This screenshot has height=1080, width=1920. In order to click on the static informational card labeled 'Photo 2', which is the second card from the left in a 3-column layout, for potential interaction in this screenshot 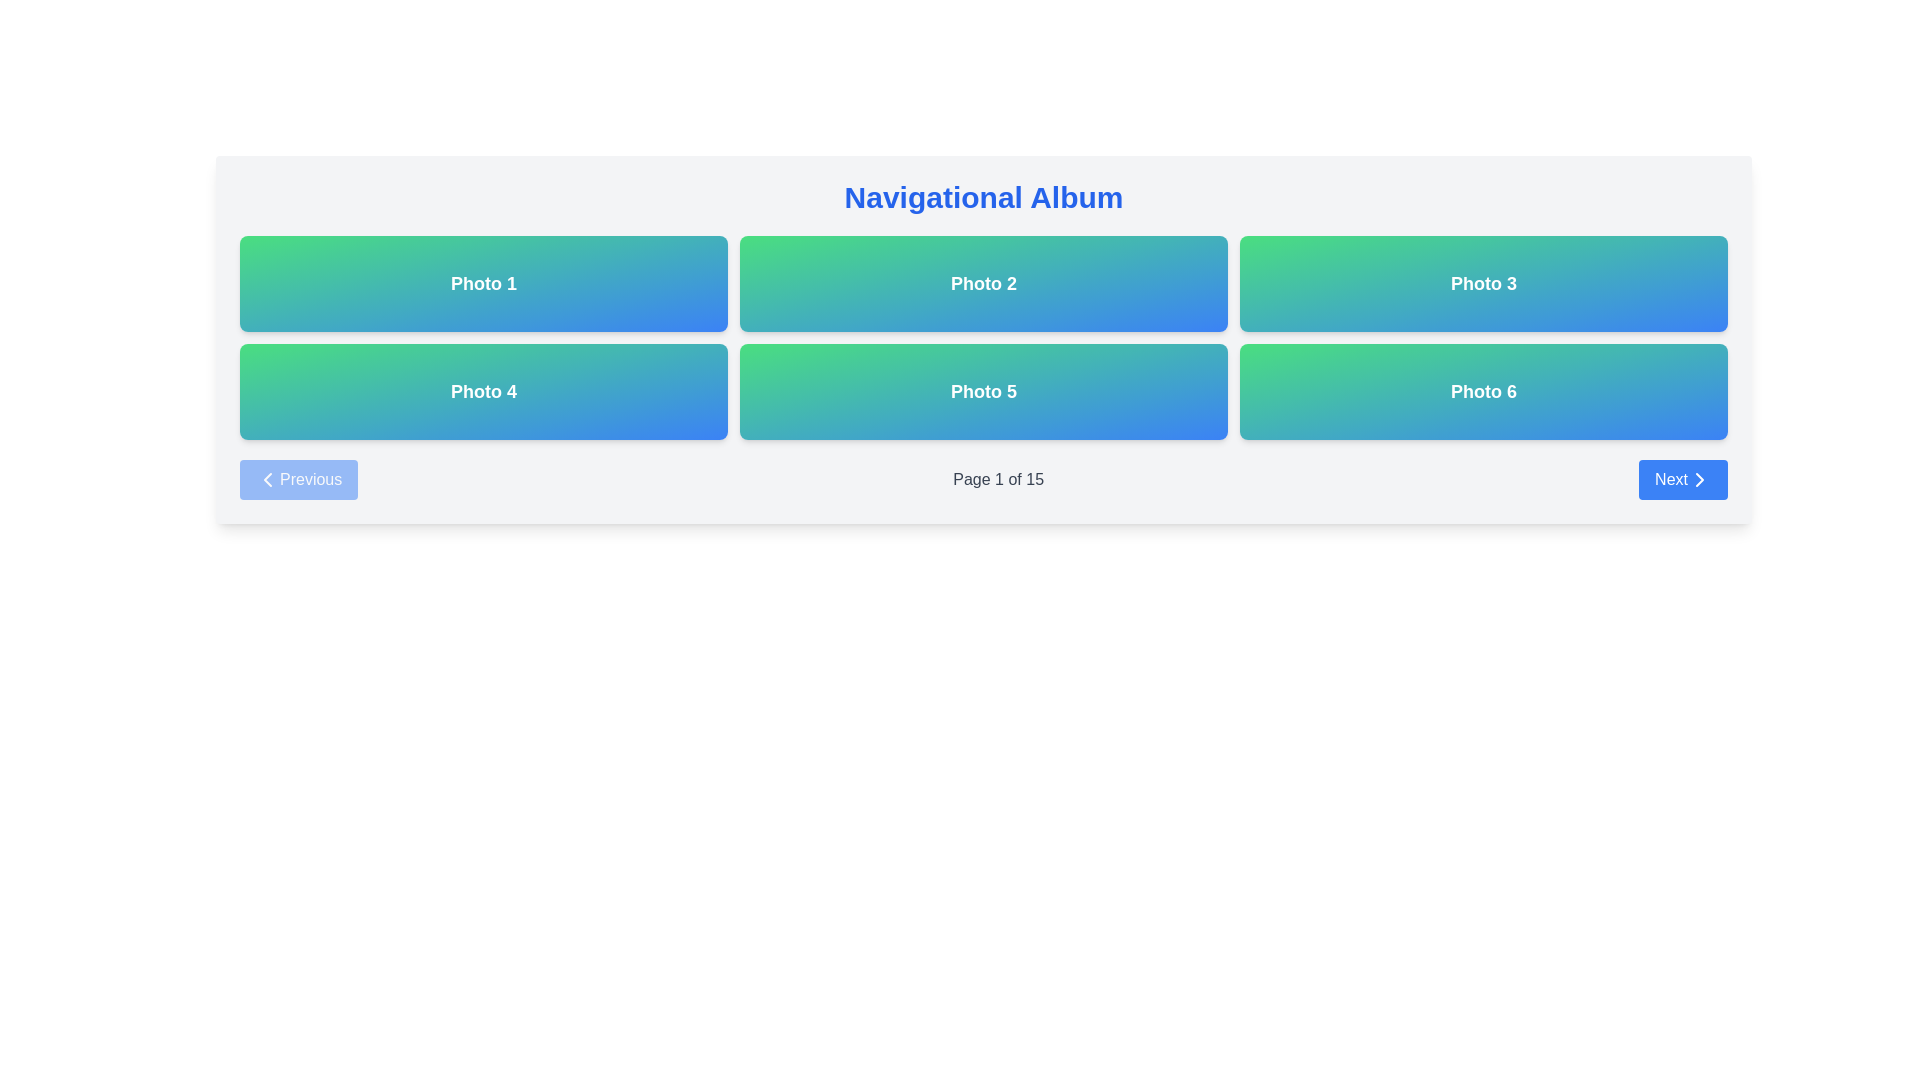, I will do `click(983, 284)`.